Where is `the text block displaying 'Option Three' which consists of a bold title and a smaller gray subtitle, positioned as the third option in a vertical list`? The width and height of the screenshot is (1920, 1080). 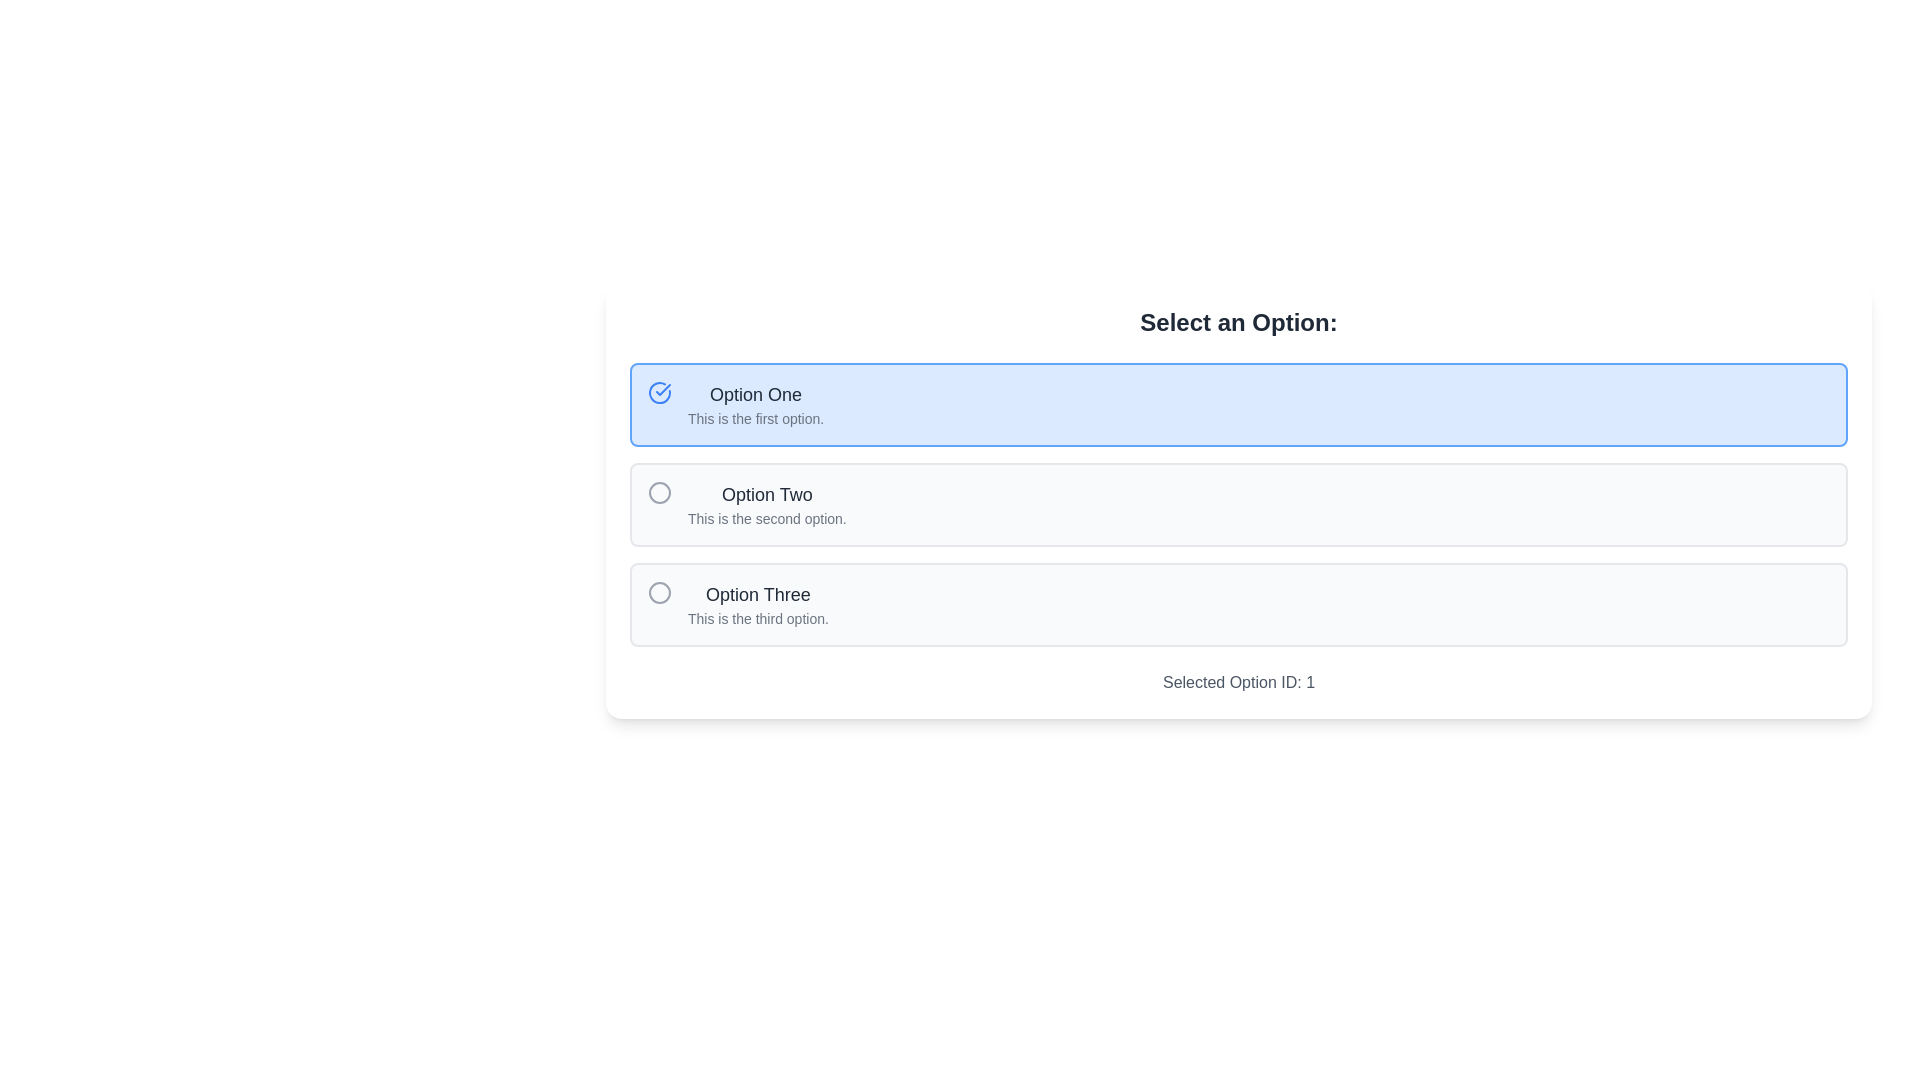 the text block displaying 'Option Three' which consists of a bold title and a smaller gray subtitle, positioned as the third option in a vertical list is located at coordinates (757, 604).